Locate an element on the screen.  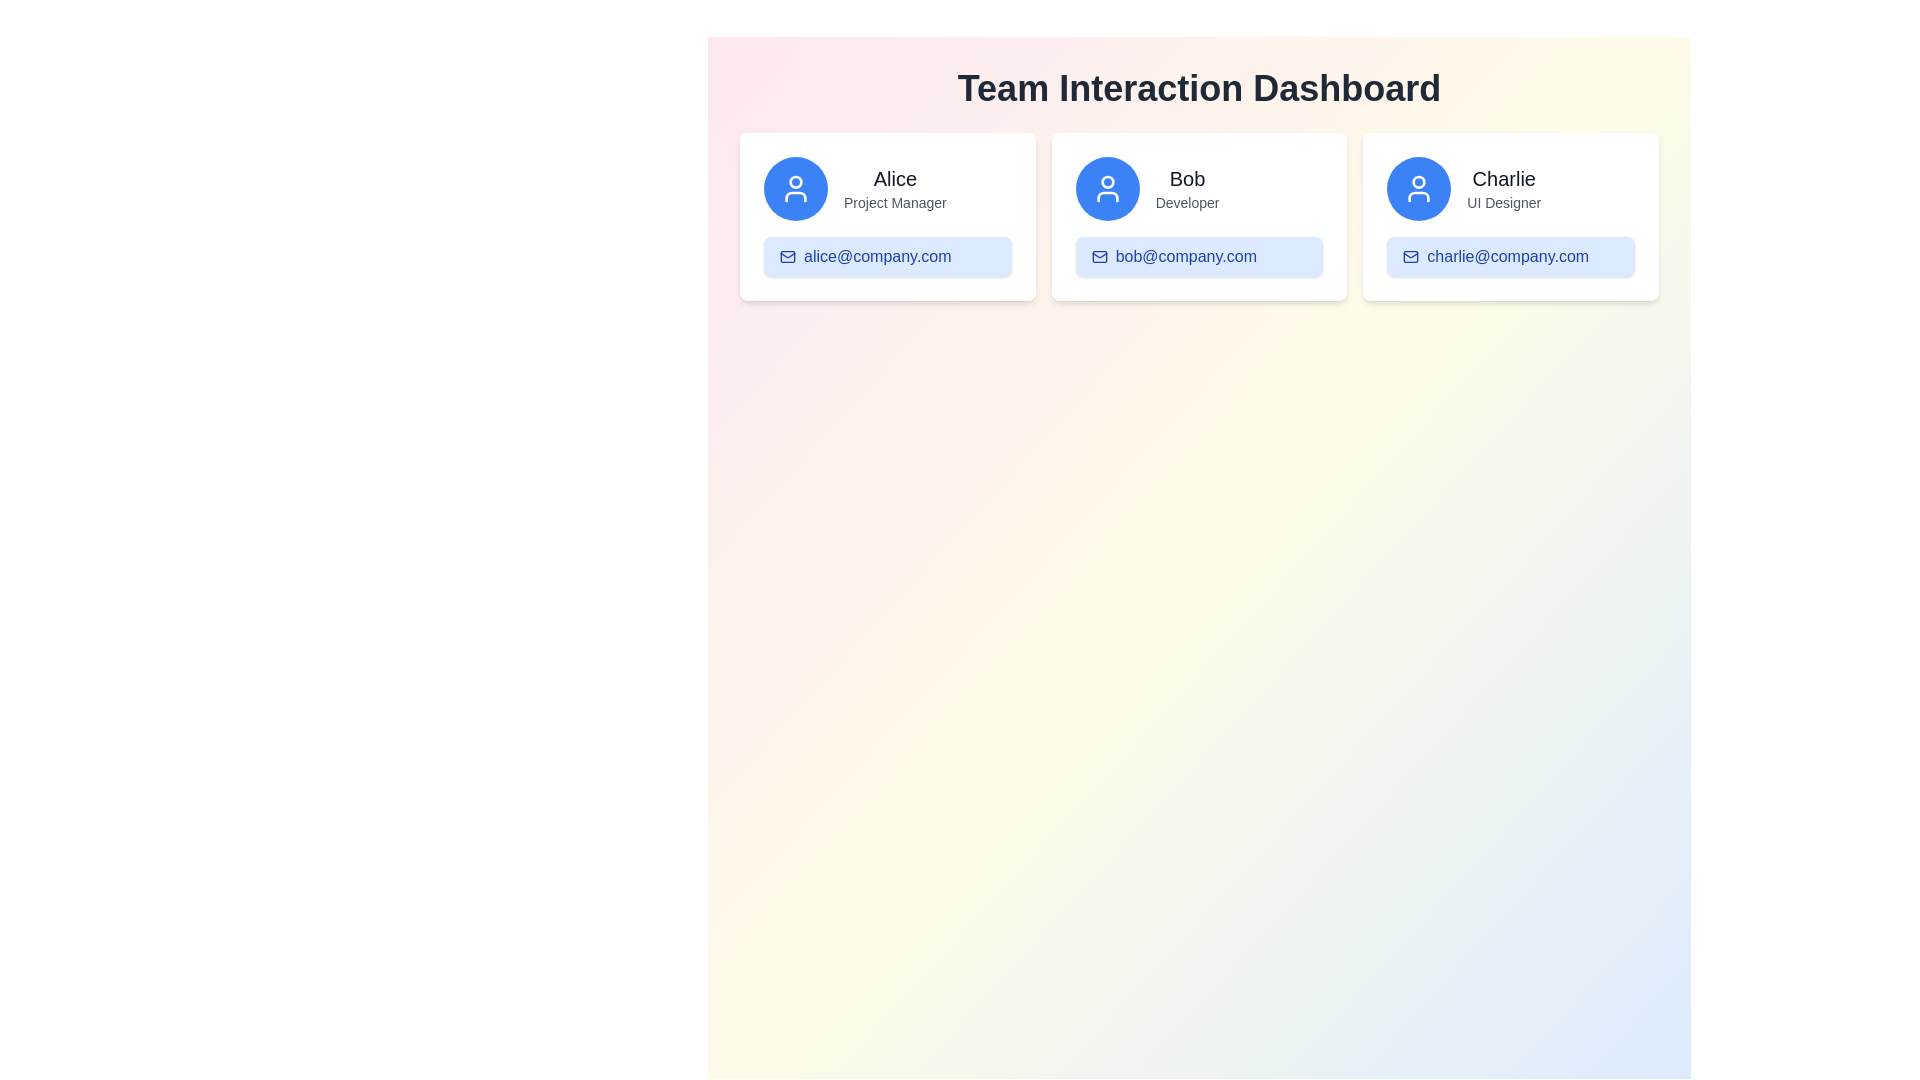
the mail envelope icon located to the left of the email address label 'bob@company.com' in Bob's card section is located at coordinates (1098, 256).